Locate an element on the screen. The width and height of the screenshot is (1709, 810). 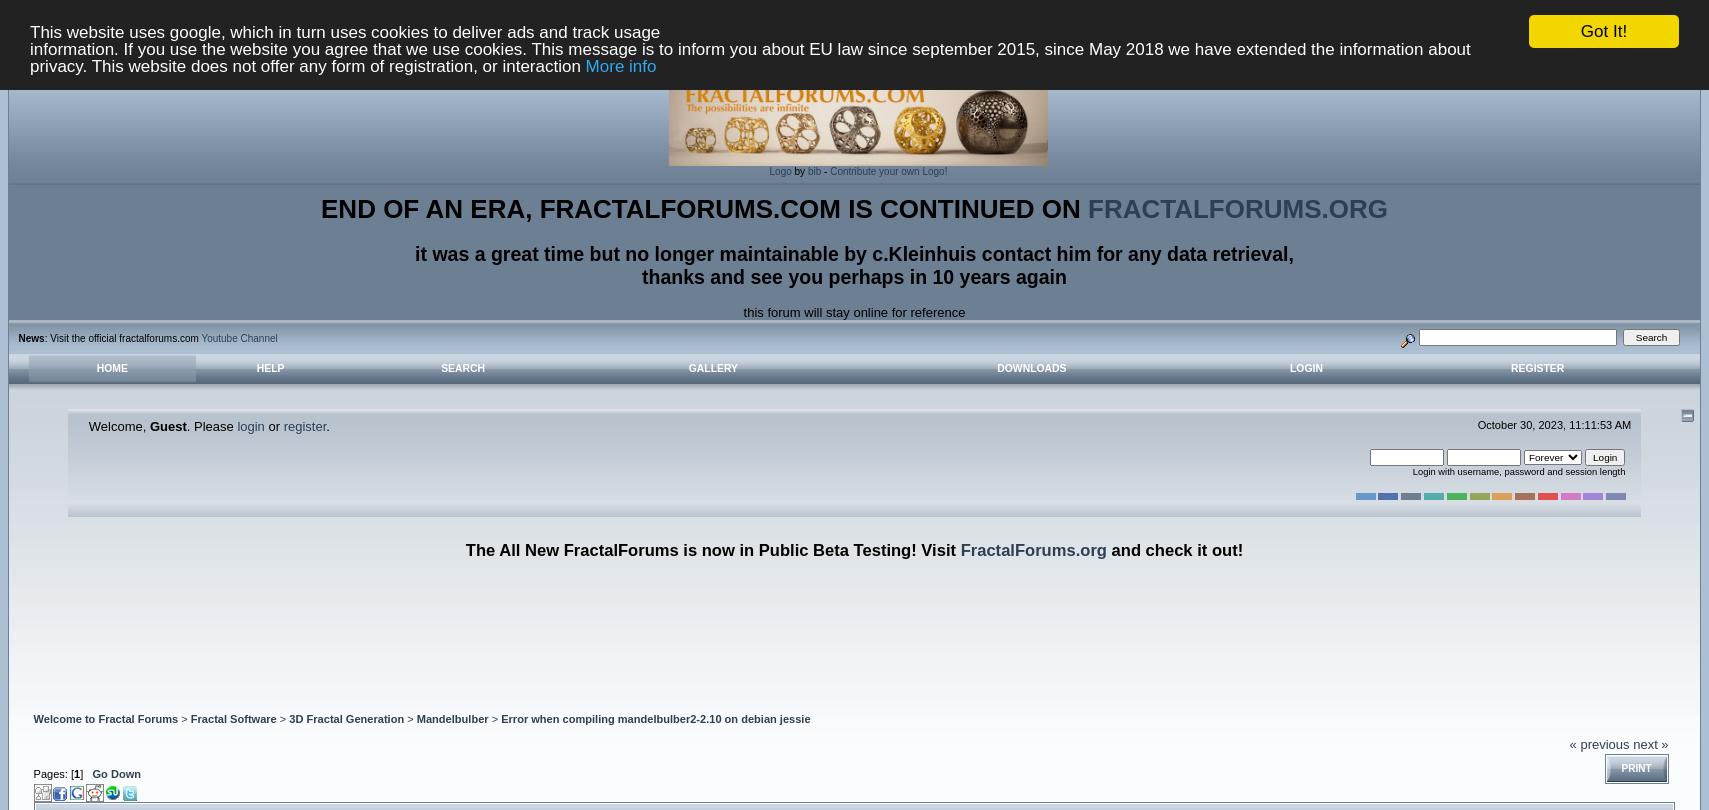
'by' is located at coordinates (797, 171).